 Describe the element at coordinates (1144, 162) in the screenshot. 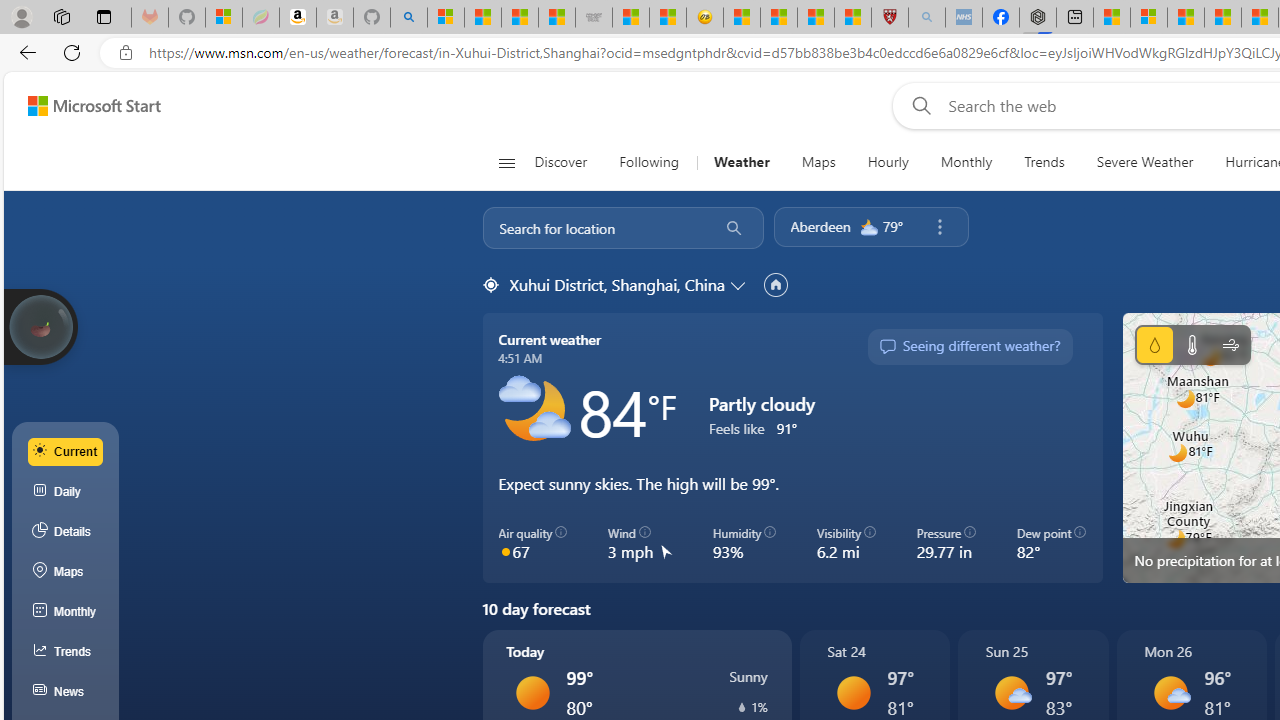

I see `'Severe Weather'` at that location.